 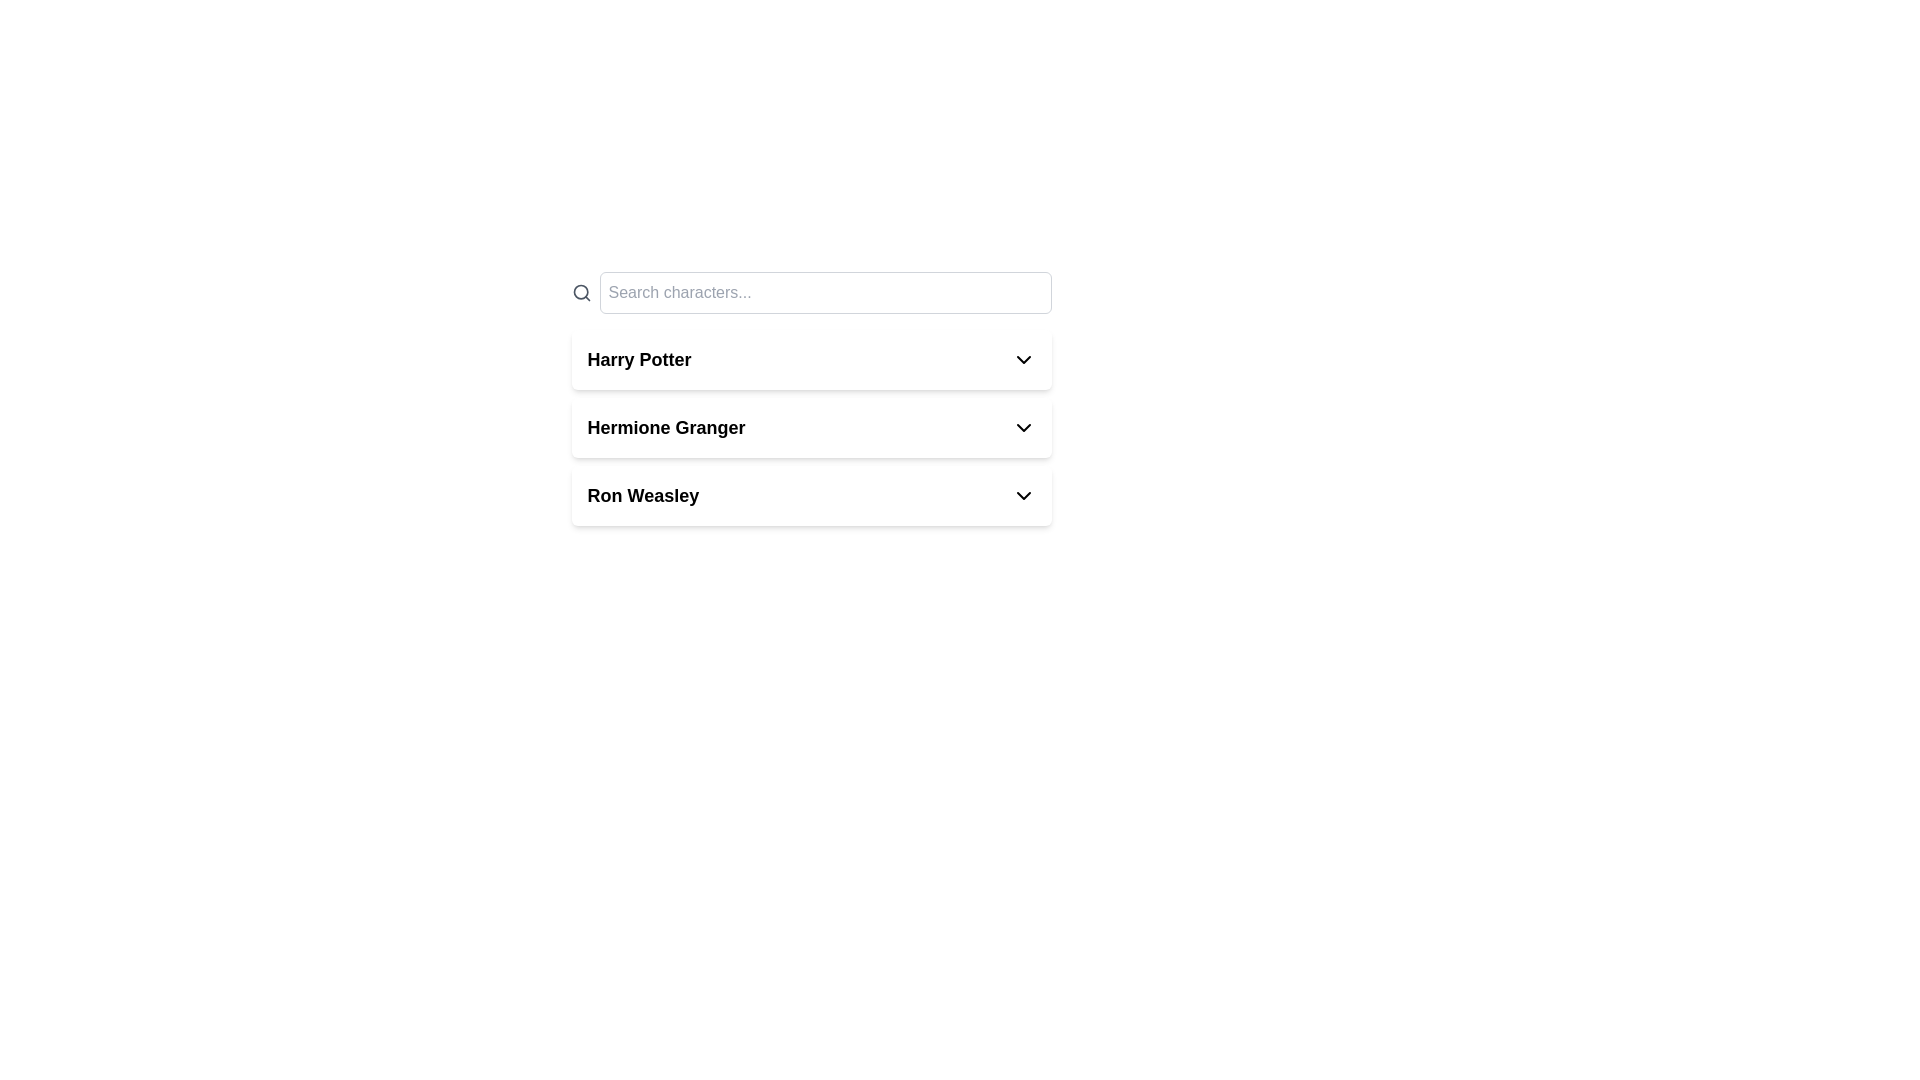 What do you see at coordinates (1023, 495) in the screenshot?
I see `the chevron-down icon in the 'Ron Weasley' section` at bounding box center [1023, 495].